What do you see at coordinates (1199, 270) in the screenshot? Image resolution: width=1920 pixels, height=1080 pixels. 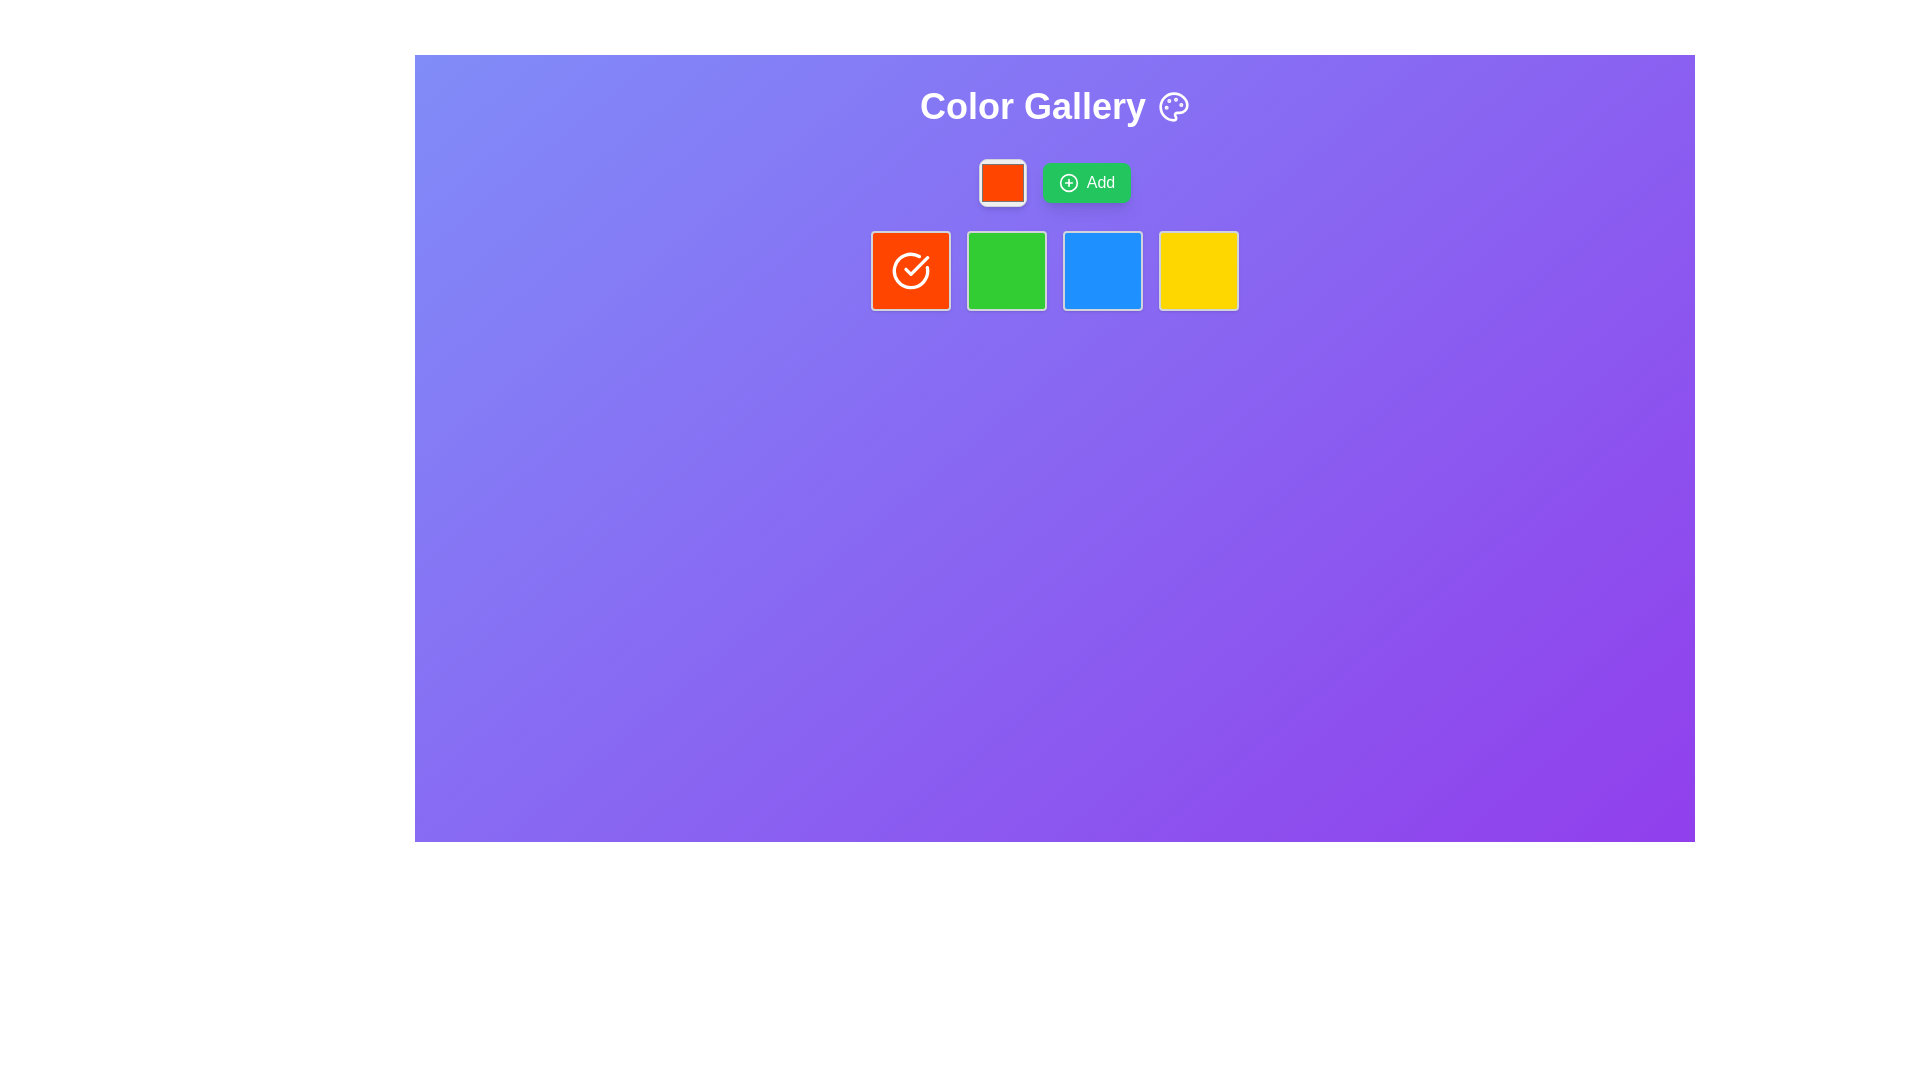 I see `the fourth square color selection item in the color gallery` at bounding box center [1199, 270].